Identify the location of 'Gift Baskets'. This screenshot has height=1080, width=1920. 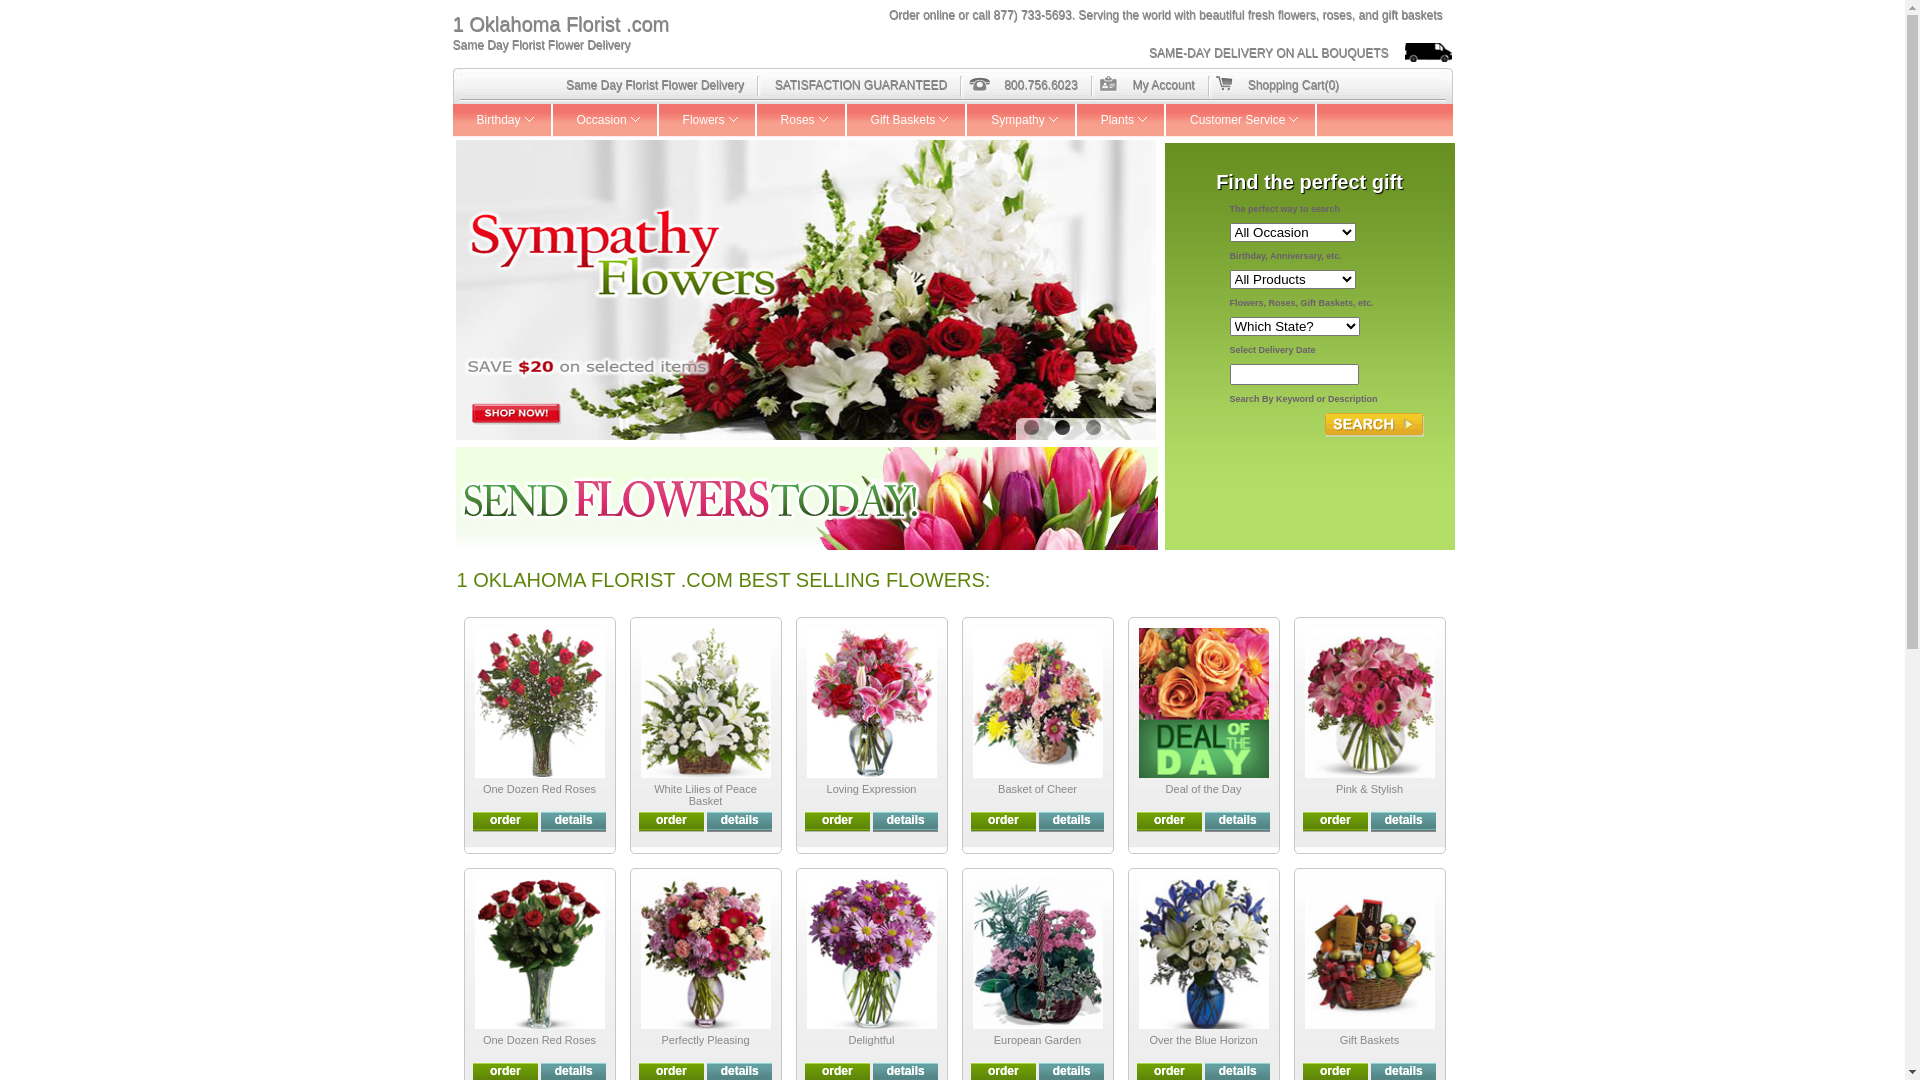
(1368, 1039).